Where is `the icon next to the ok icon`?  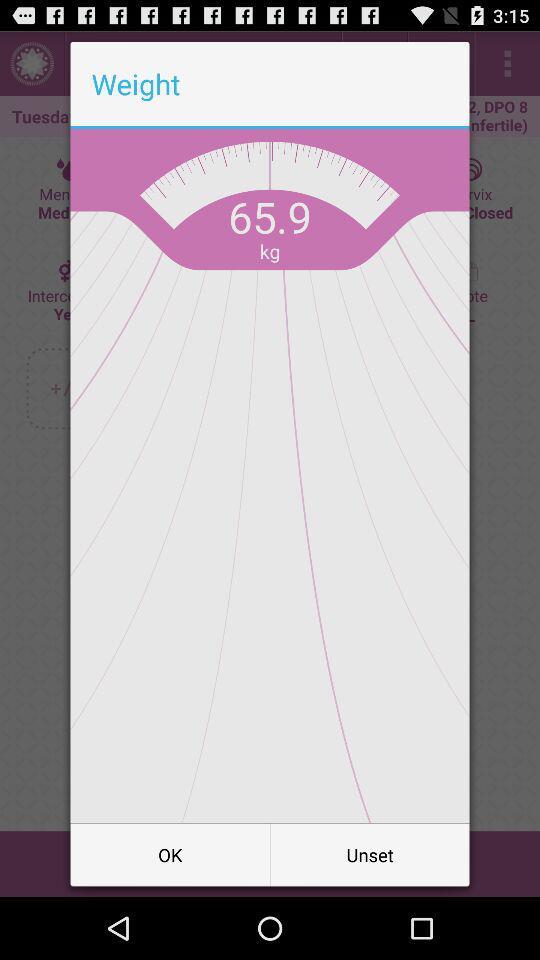 the icon next to the ok icon is located at coordinates (369, 853).